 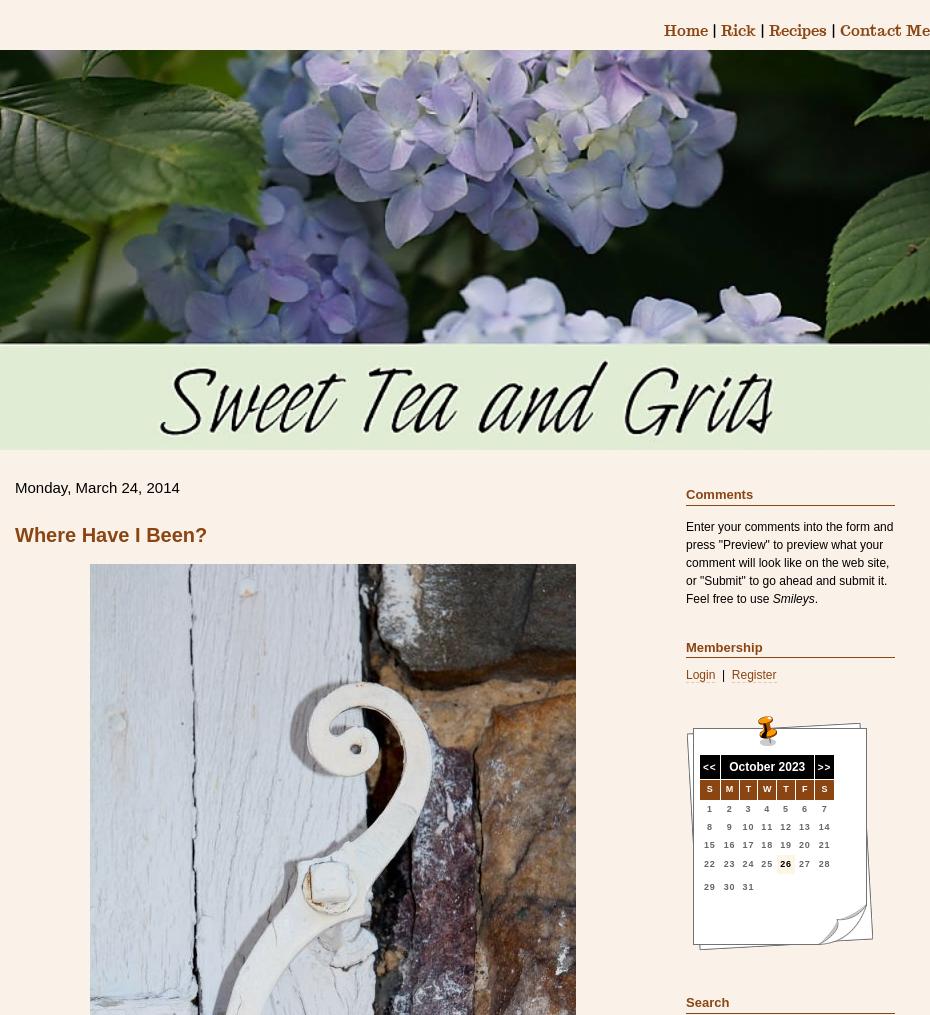 I want to click on '29', so click(x=709, y=884).